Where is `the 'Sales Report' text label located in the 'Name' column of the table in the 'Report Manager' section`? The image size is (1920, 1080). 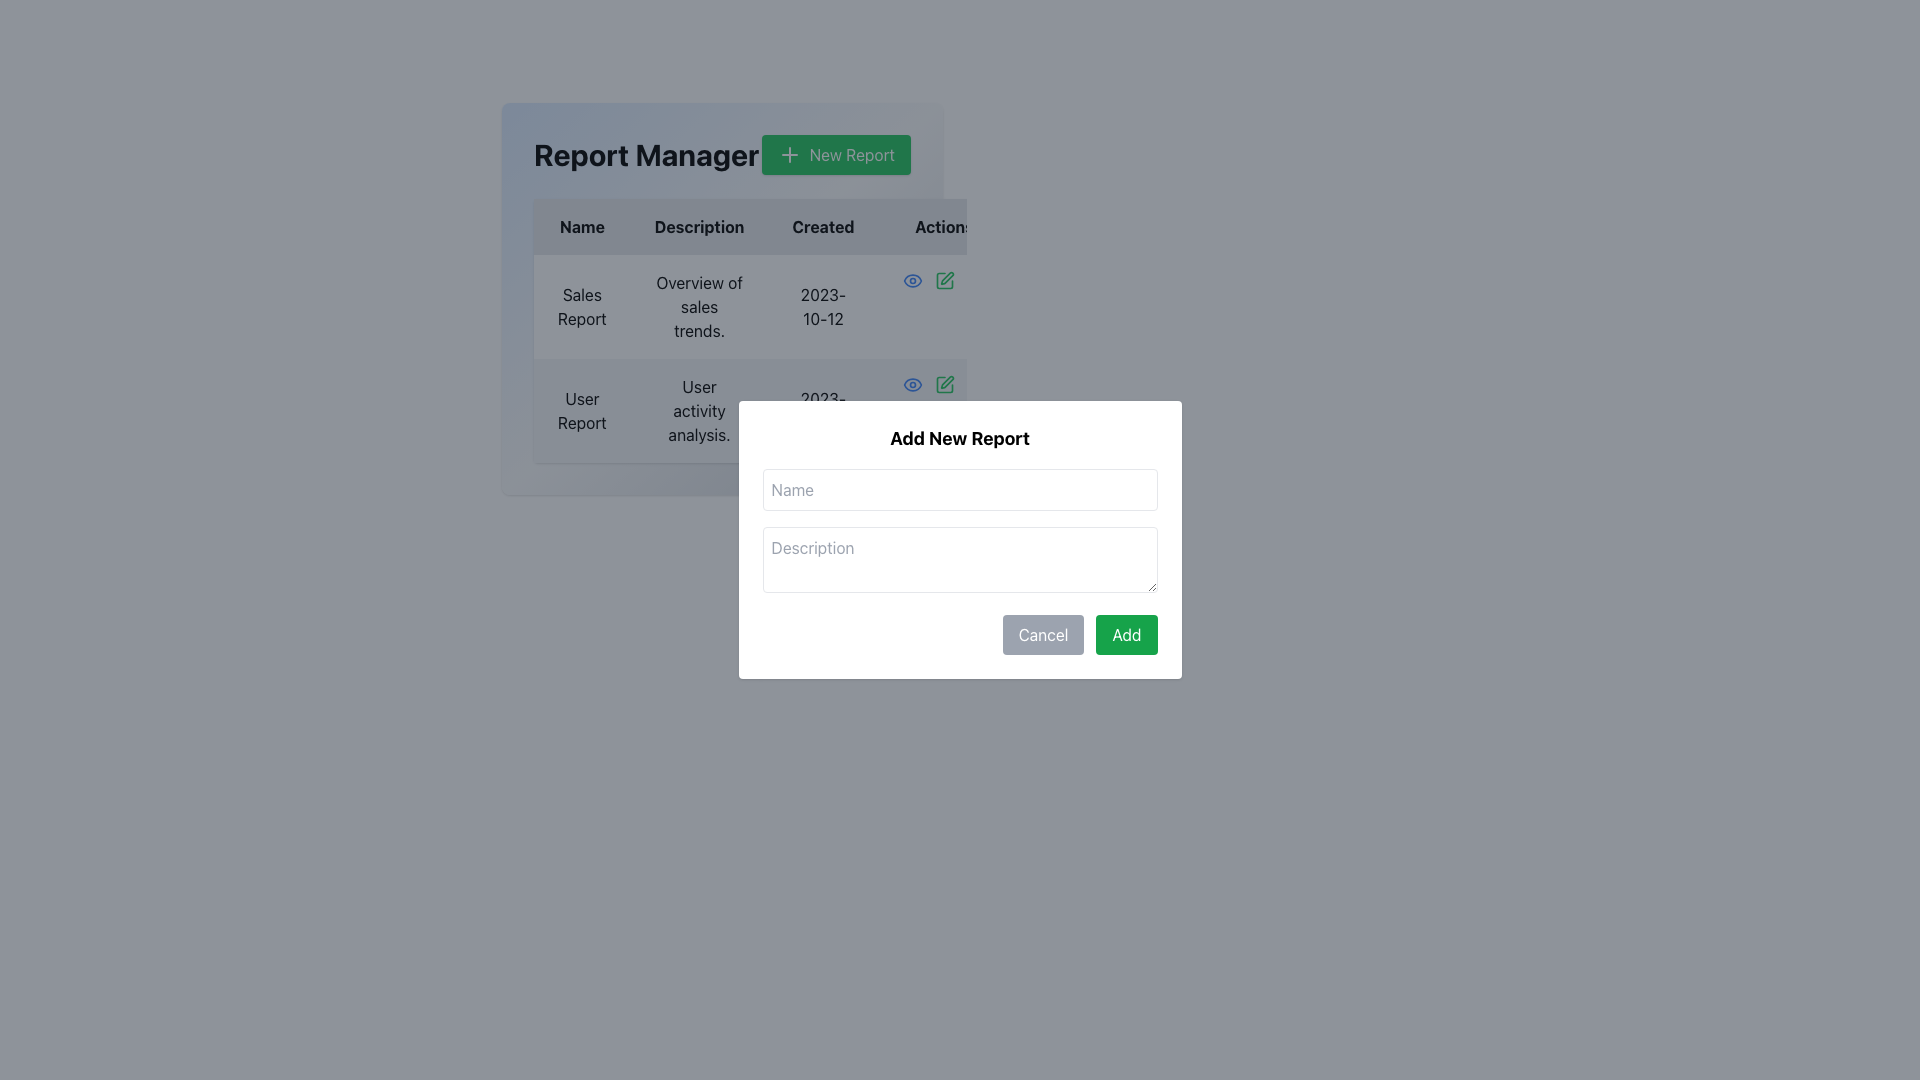 the 'Sales Report' text label located in the 'Name' column of the table in the 'Report Manager' section is located at coordinates (581, 307).